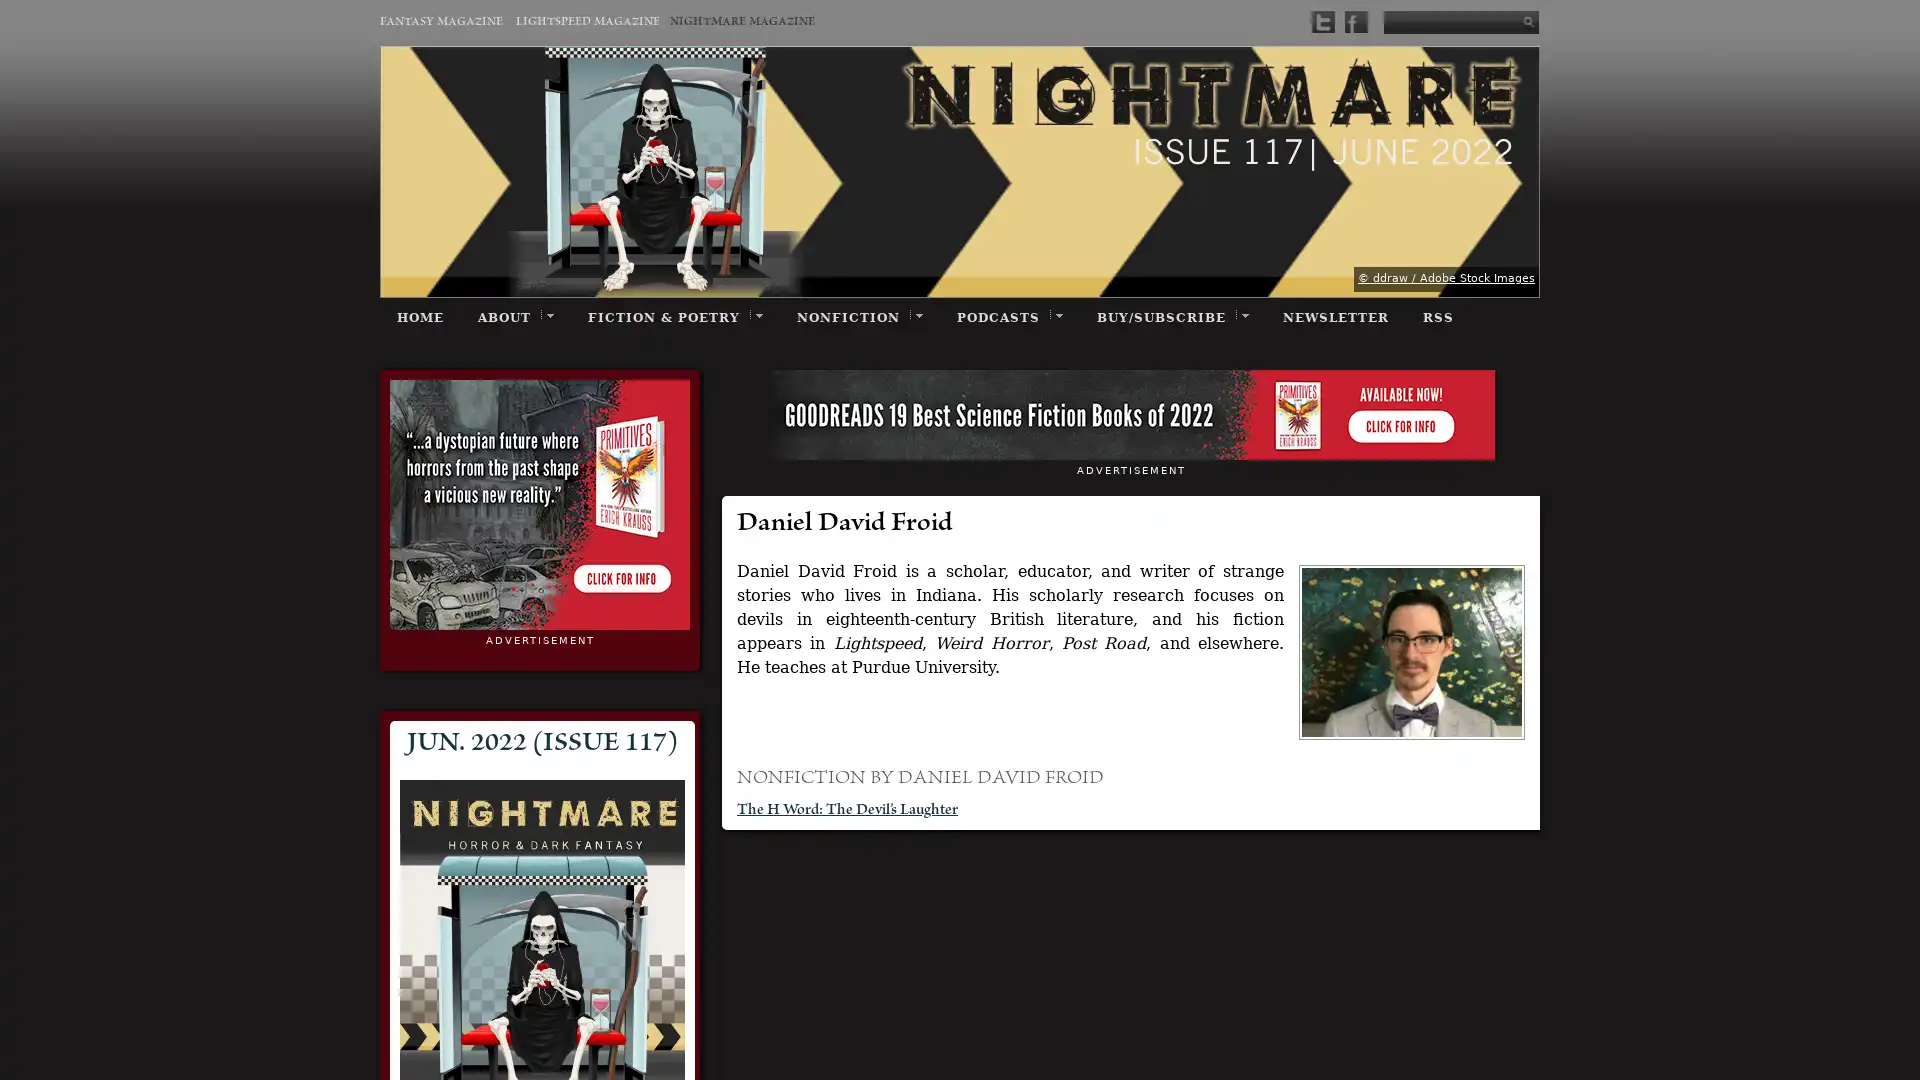 The image size is (1920, 1080). Describe the element at coordinates (1550, 21) in the screenshot. I see `Submit` at that location.